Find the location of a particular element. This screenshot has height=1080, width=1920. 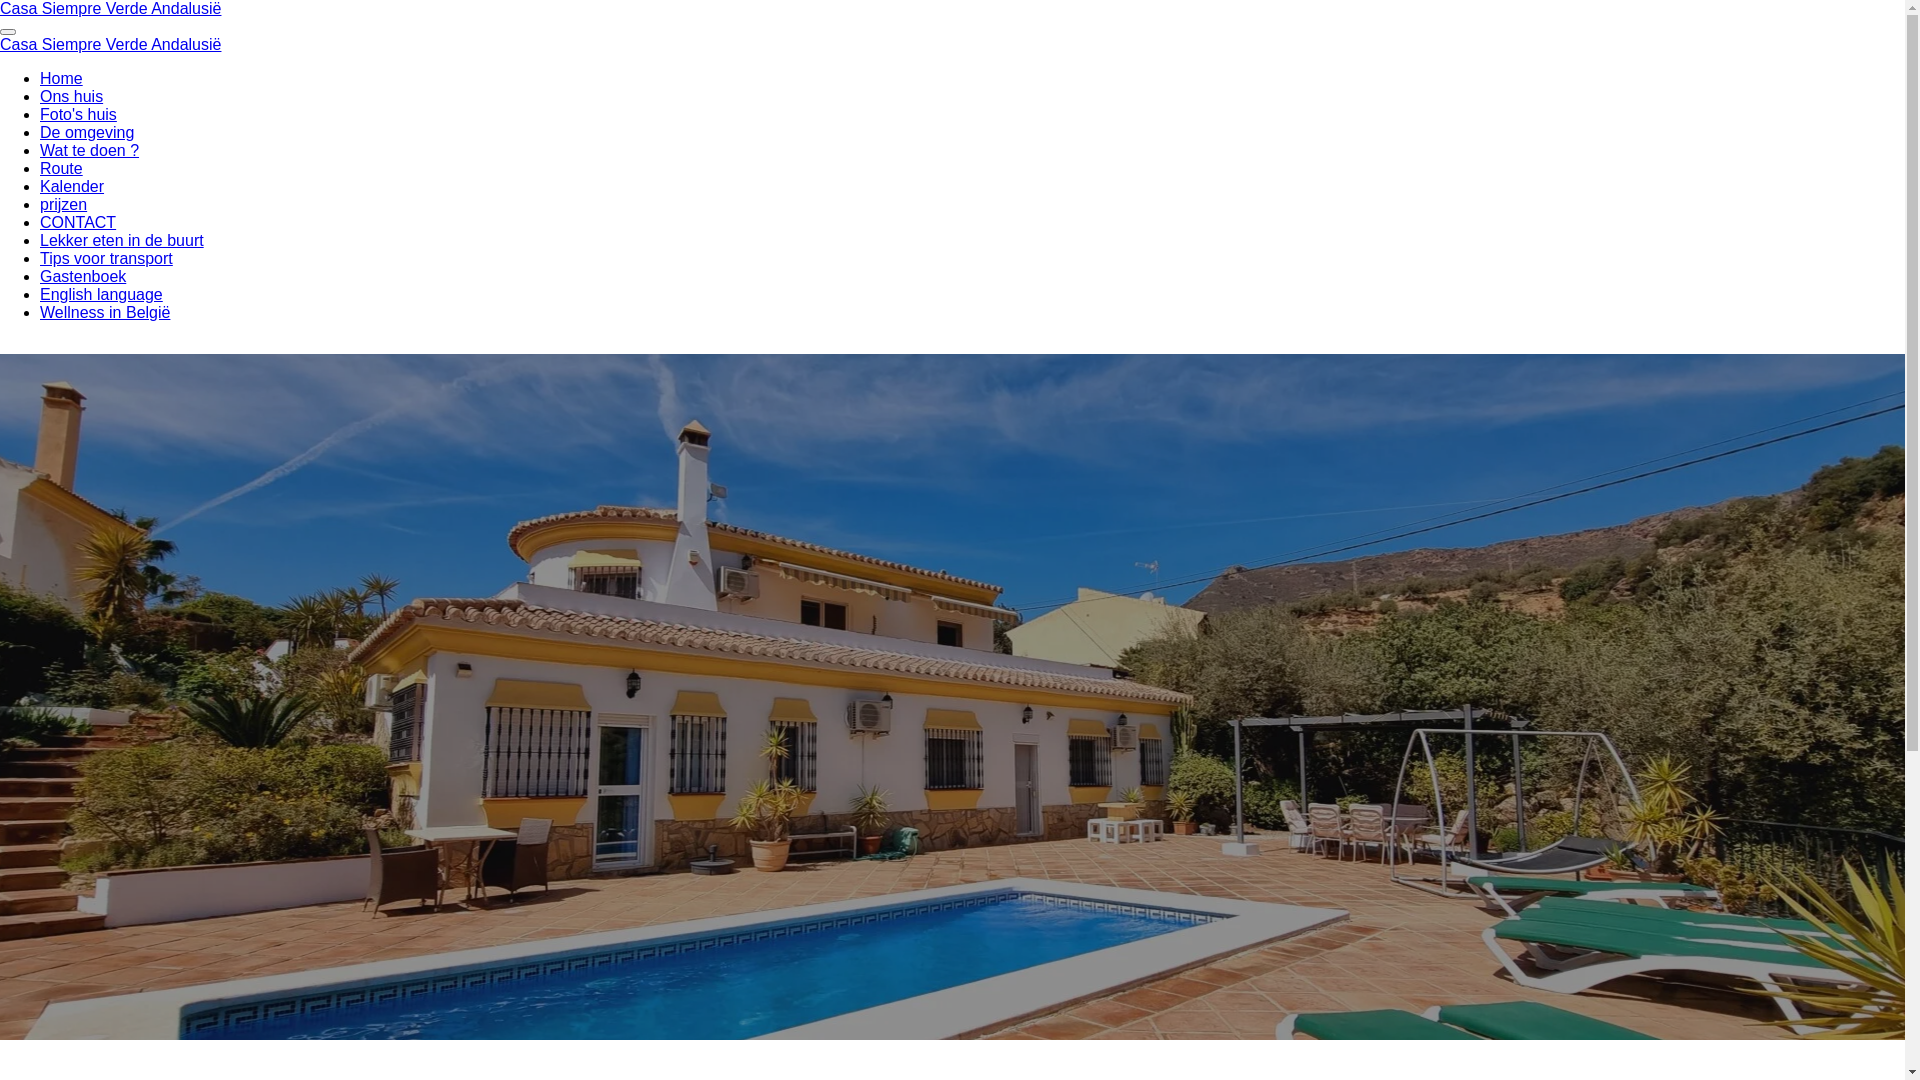

'Tips voor transport' is located at coordinates (105, 257).